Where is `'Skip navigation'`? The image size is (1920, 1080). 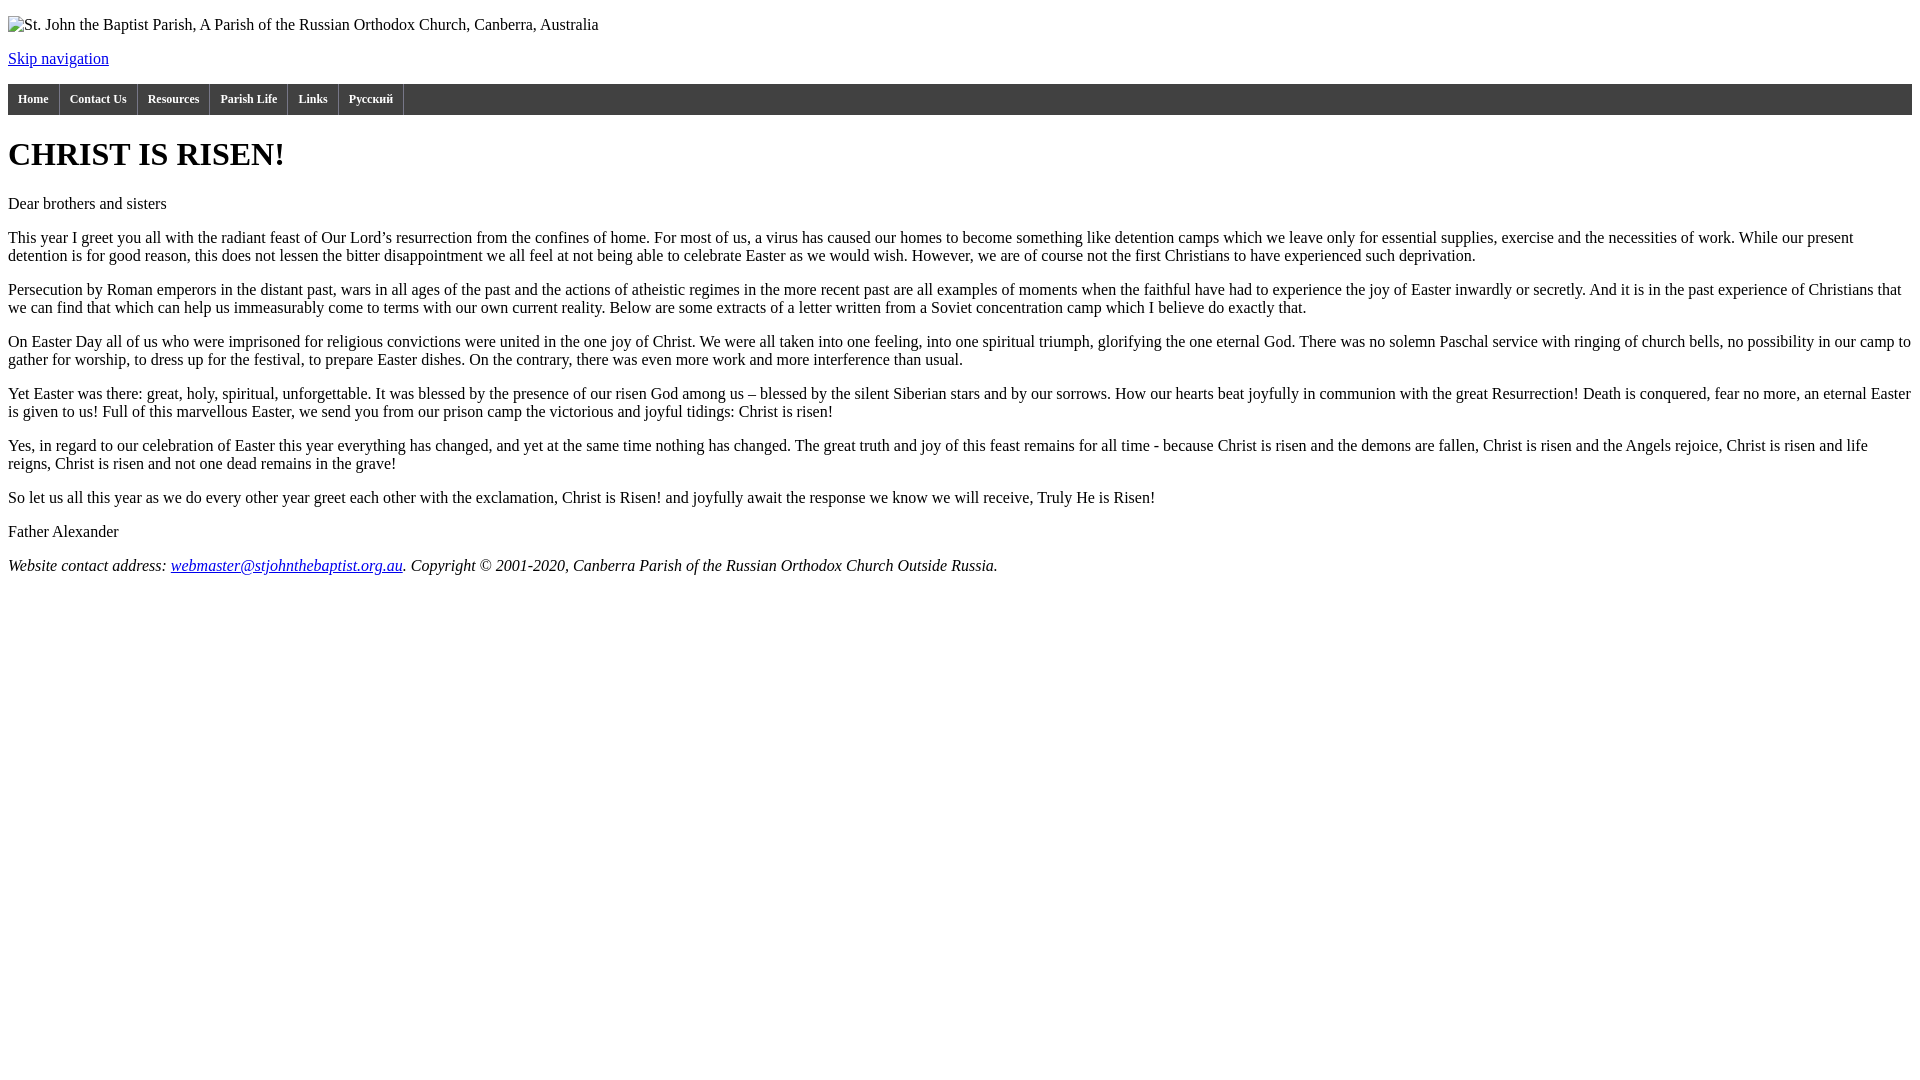
'Skip navigation' is located at coordinates (8, 57).